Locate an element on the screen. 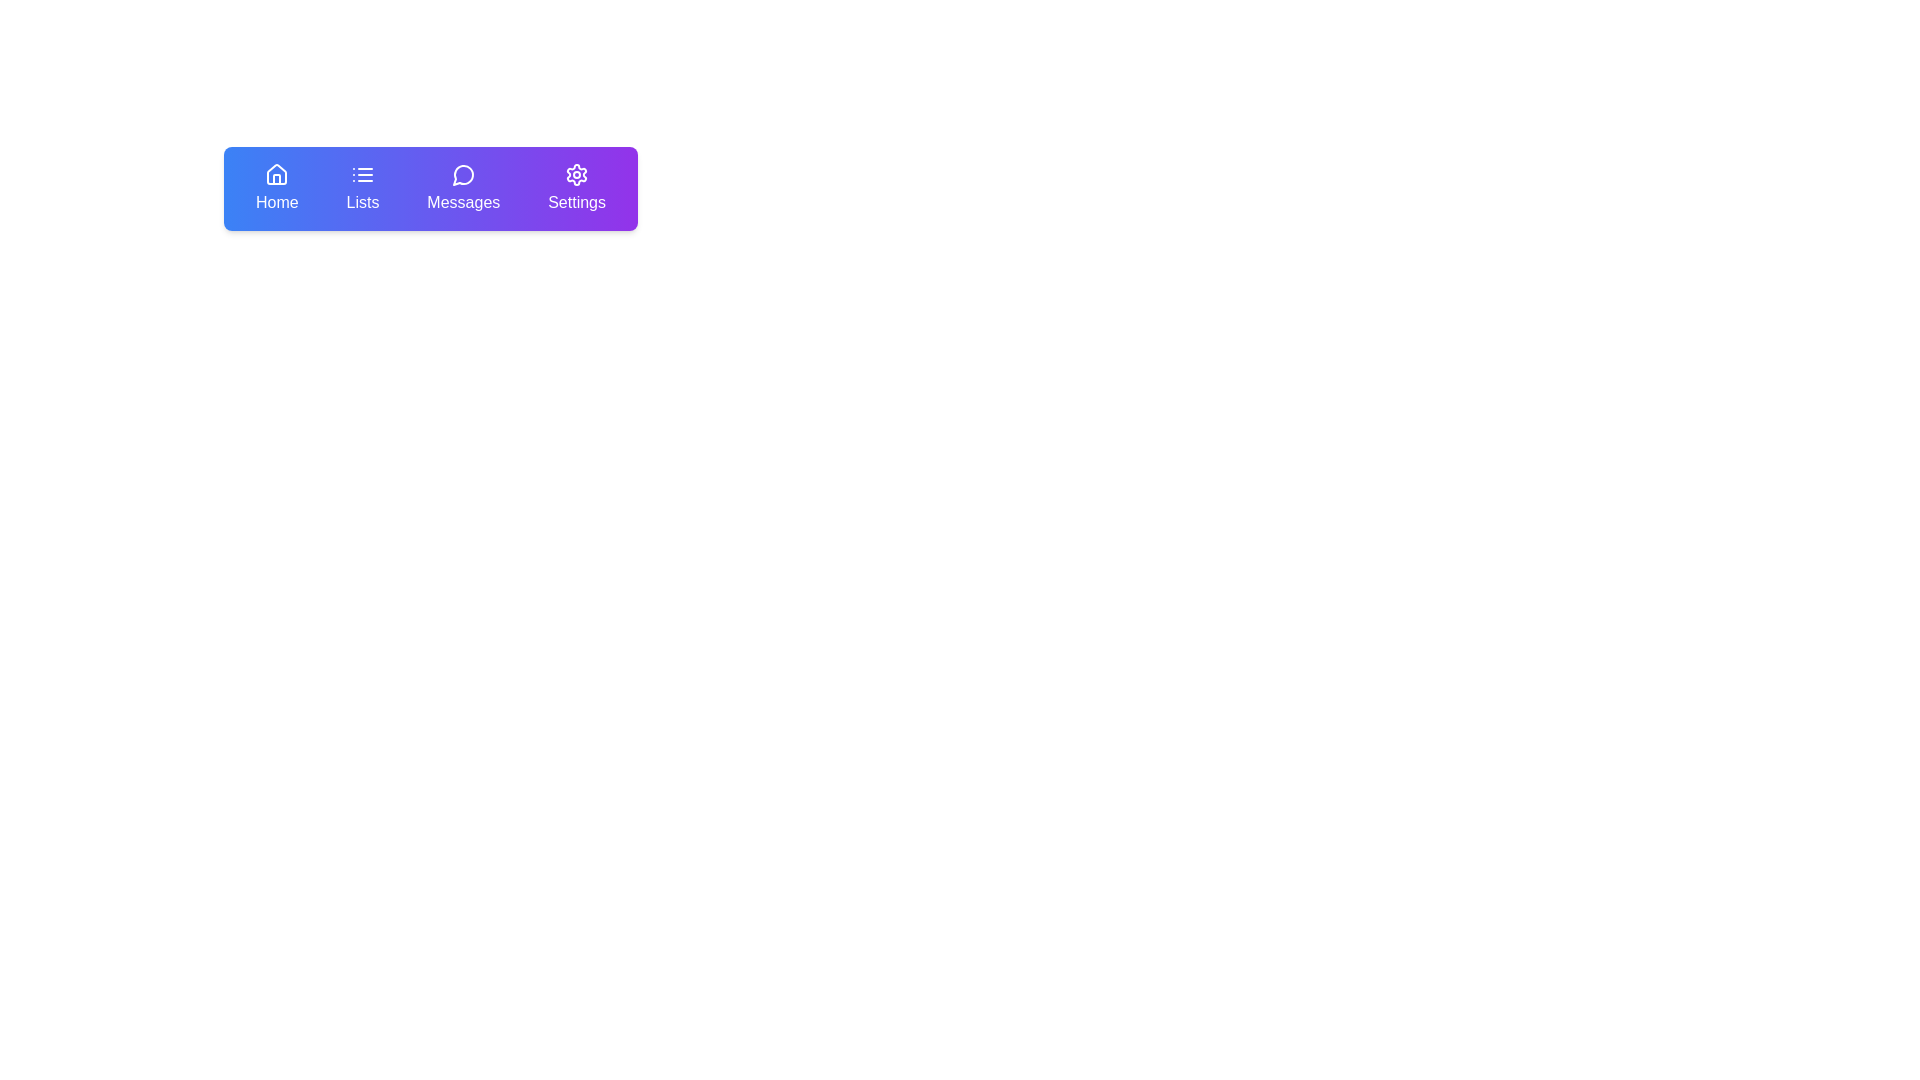 Image resolution: width=1920 pixels, height=1080 pixels. the 'Home' navigation button, which includes a text label indicating its functionality is located at coordinates (276, 203).